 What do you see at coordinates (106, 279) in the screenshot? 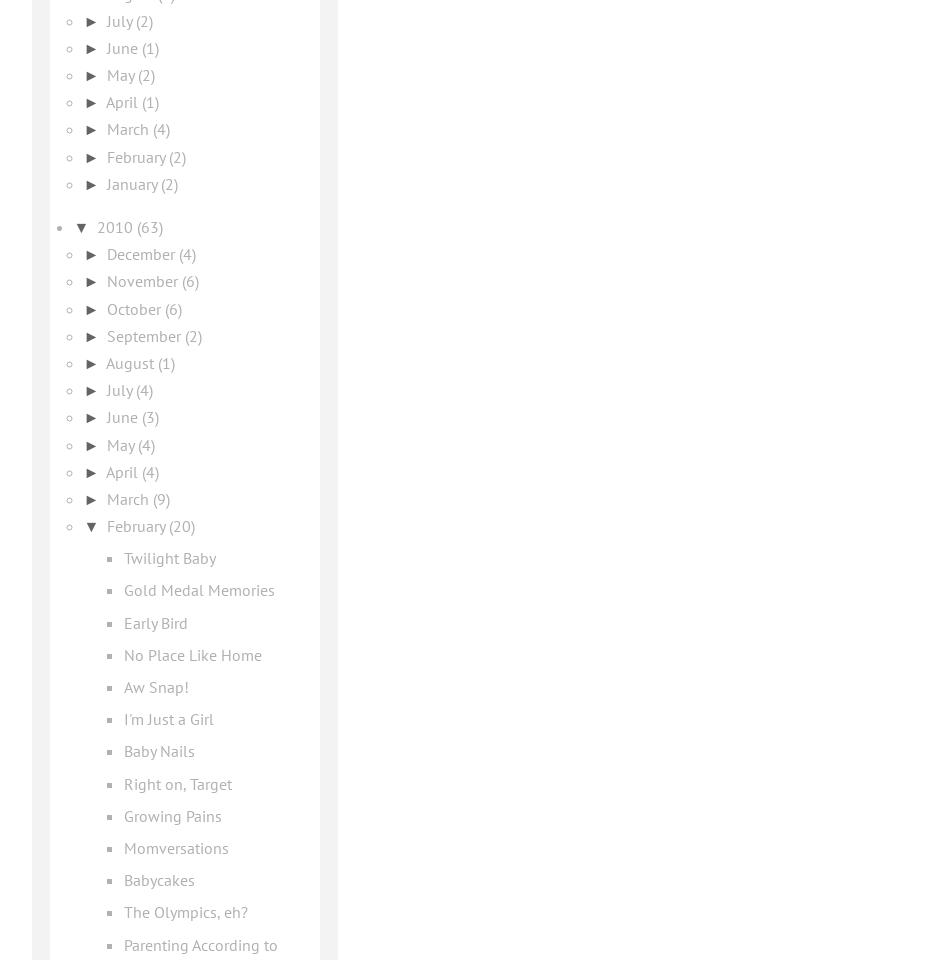
I see `'November'` at bounding box center [106, 279].